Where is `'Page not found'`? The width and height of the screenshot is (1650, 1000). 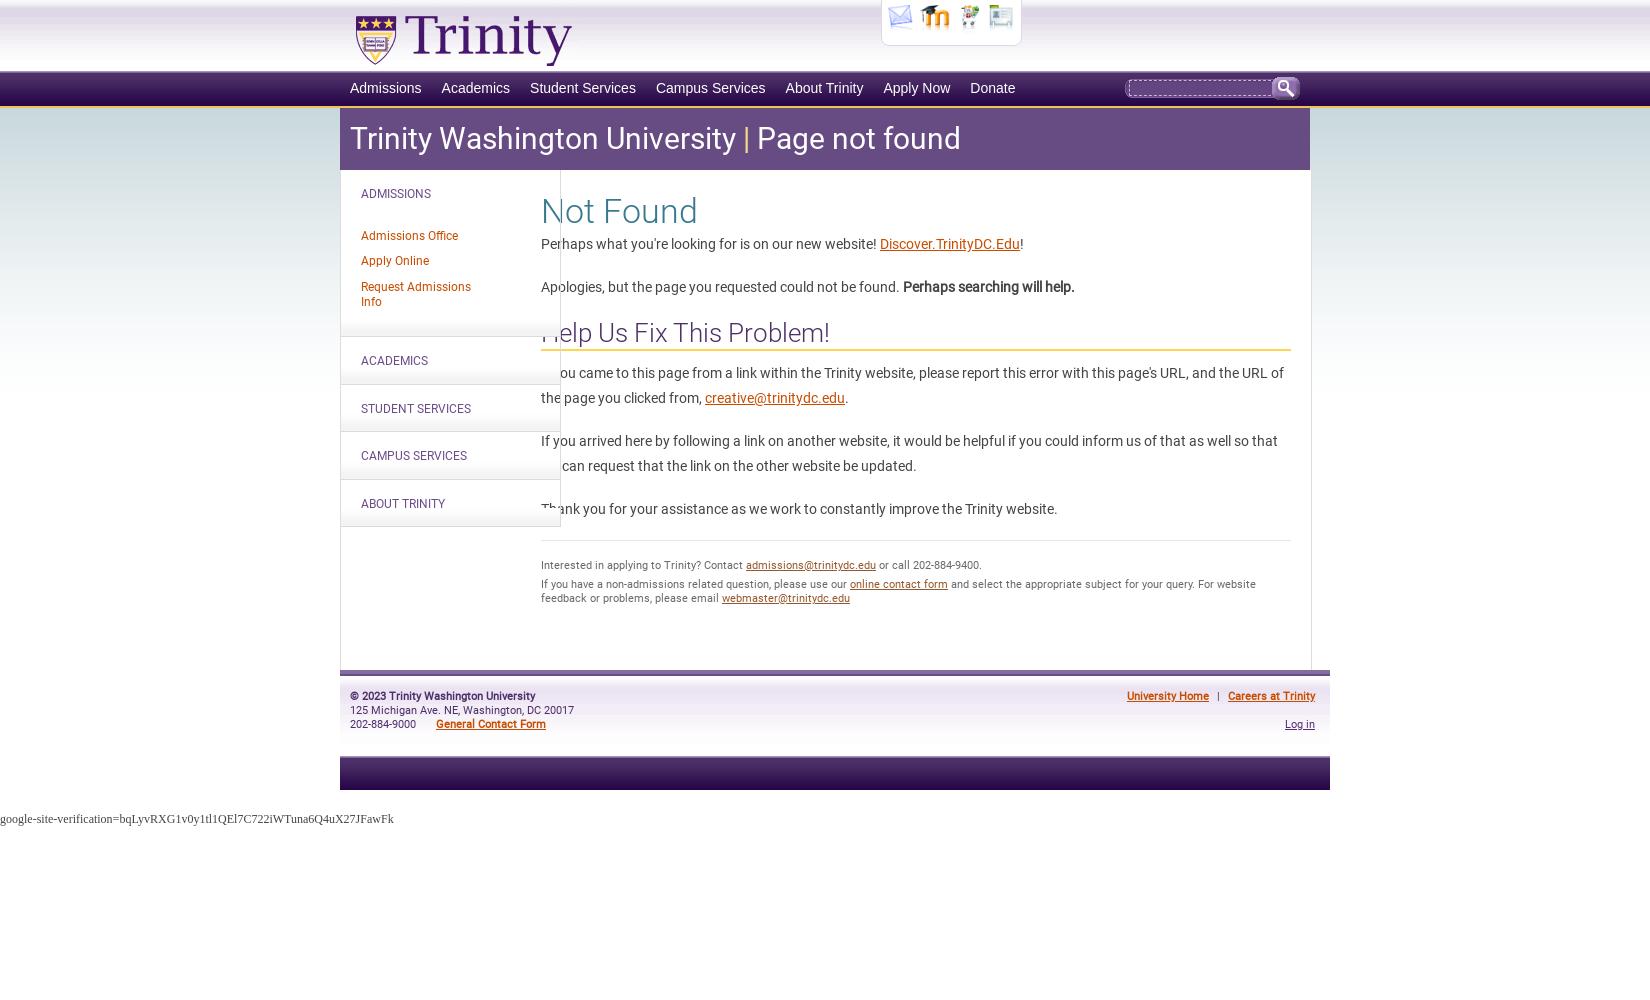
'Page not found' is located at coordinates (855, 138).